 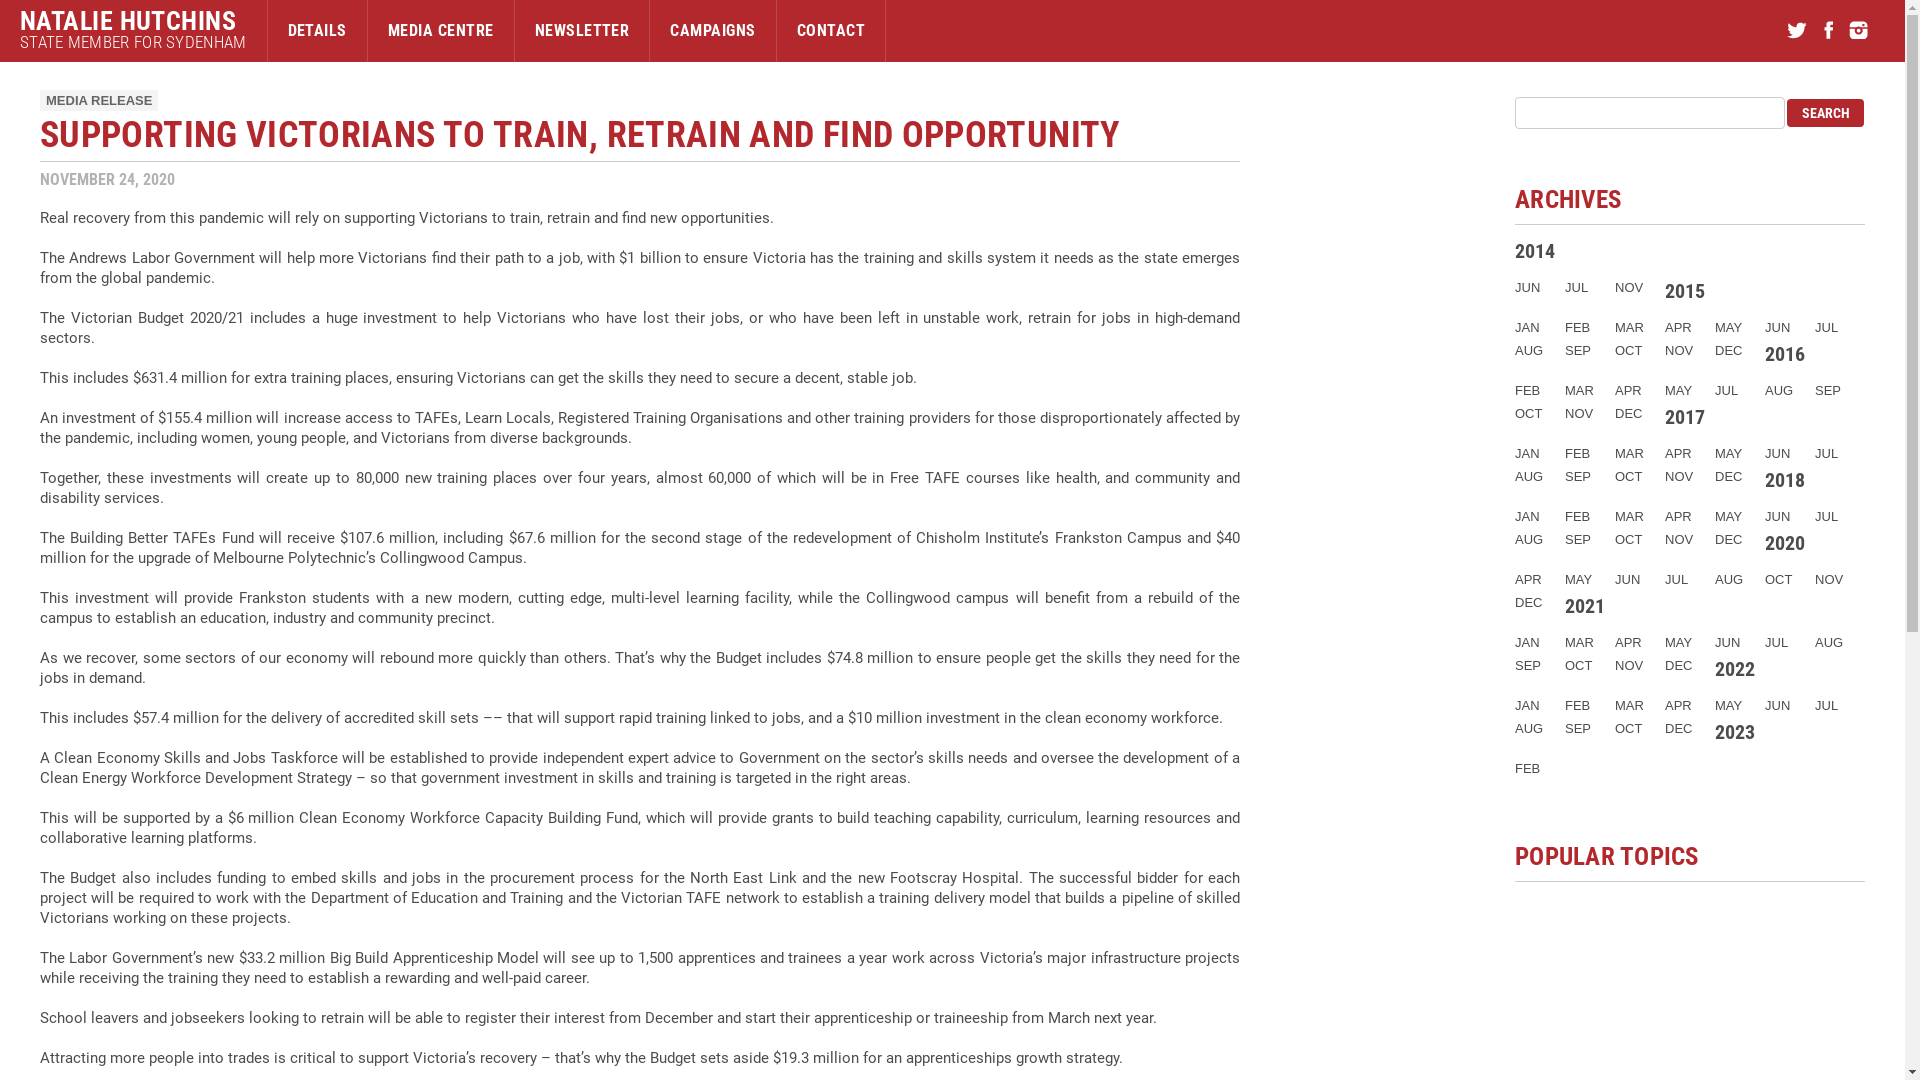 What do you see at coordinates (514, 30) in the screenshot?
I see `'NEWSLETTER'` at bounding box center [514, 30].